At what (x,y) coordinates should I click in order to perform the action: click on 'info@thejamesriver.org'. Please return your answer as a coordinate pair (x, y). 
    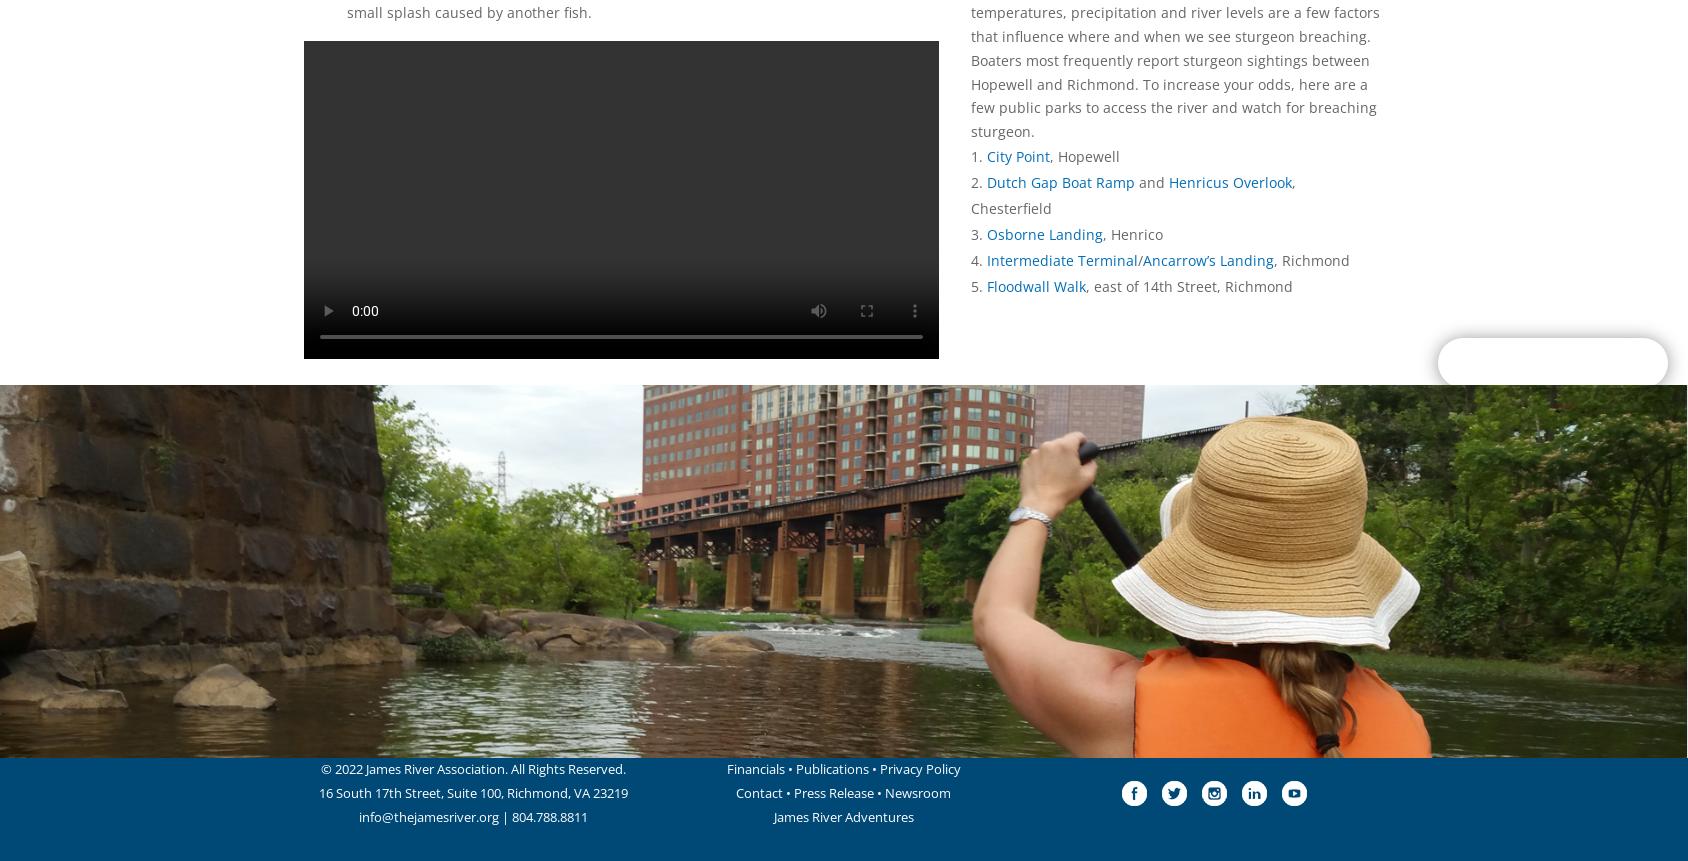
    Looking at the image, I should click on (427, 816).